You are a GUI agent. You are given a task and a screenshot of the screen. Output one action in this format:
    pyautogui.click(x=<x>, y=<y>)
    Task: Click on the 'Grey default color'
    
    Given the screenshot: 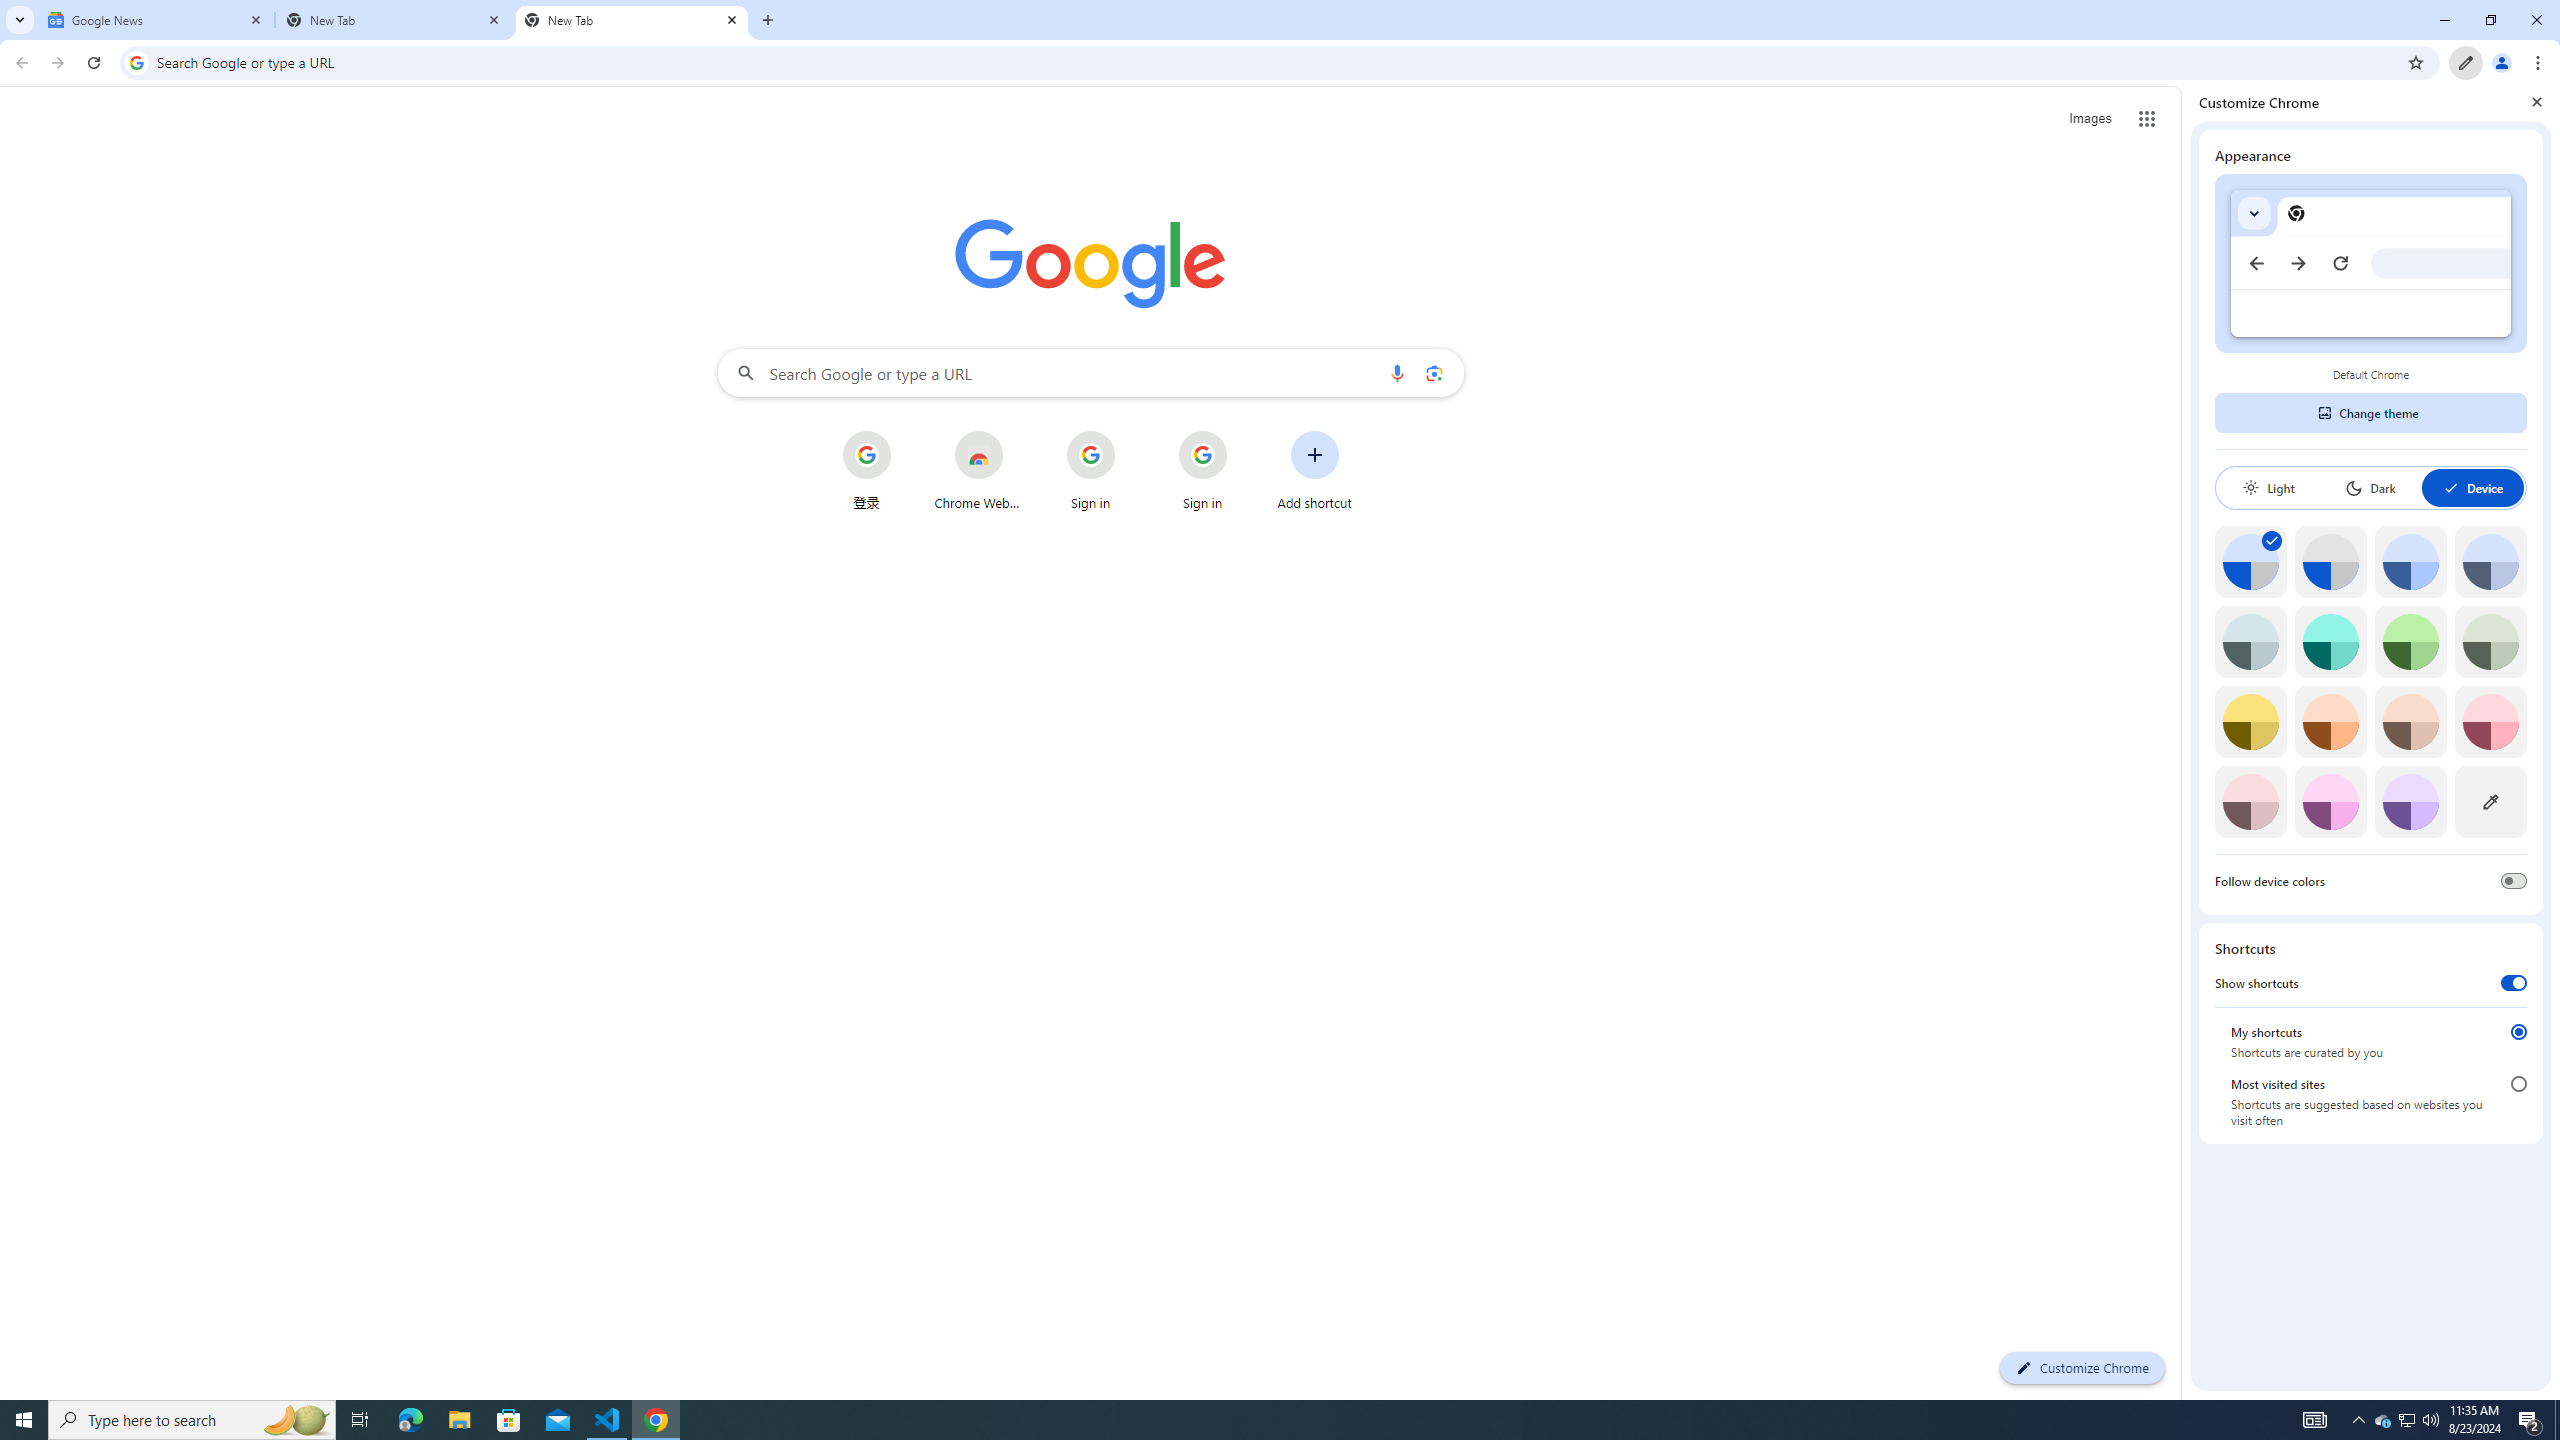 What is the action you would take?
    pyautogui.click(x=2329, y=560)
    